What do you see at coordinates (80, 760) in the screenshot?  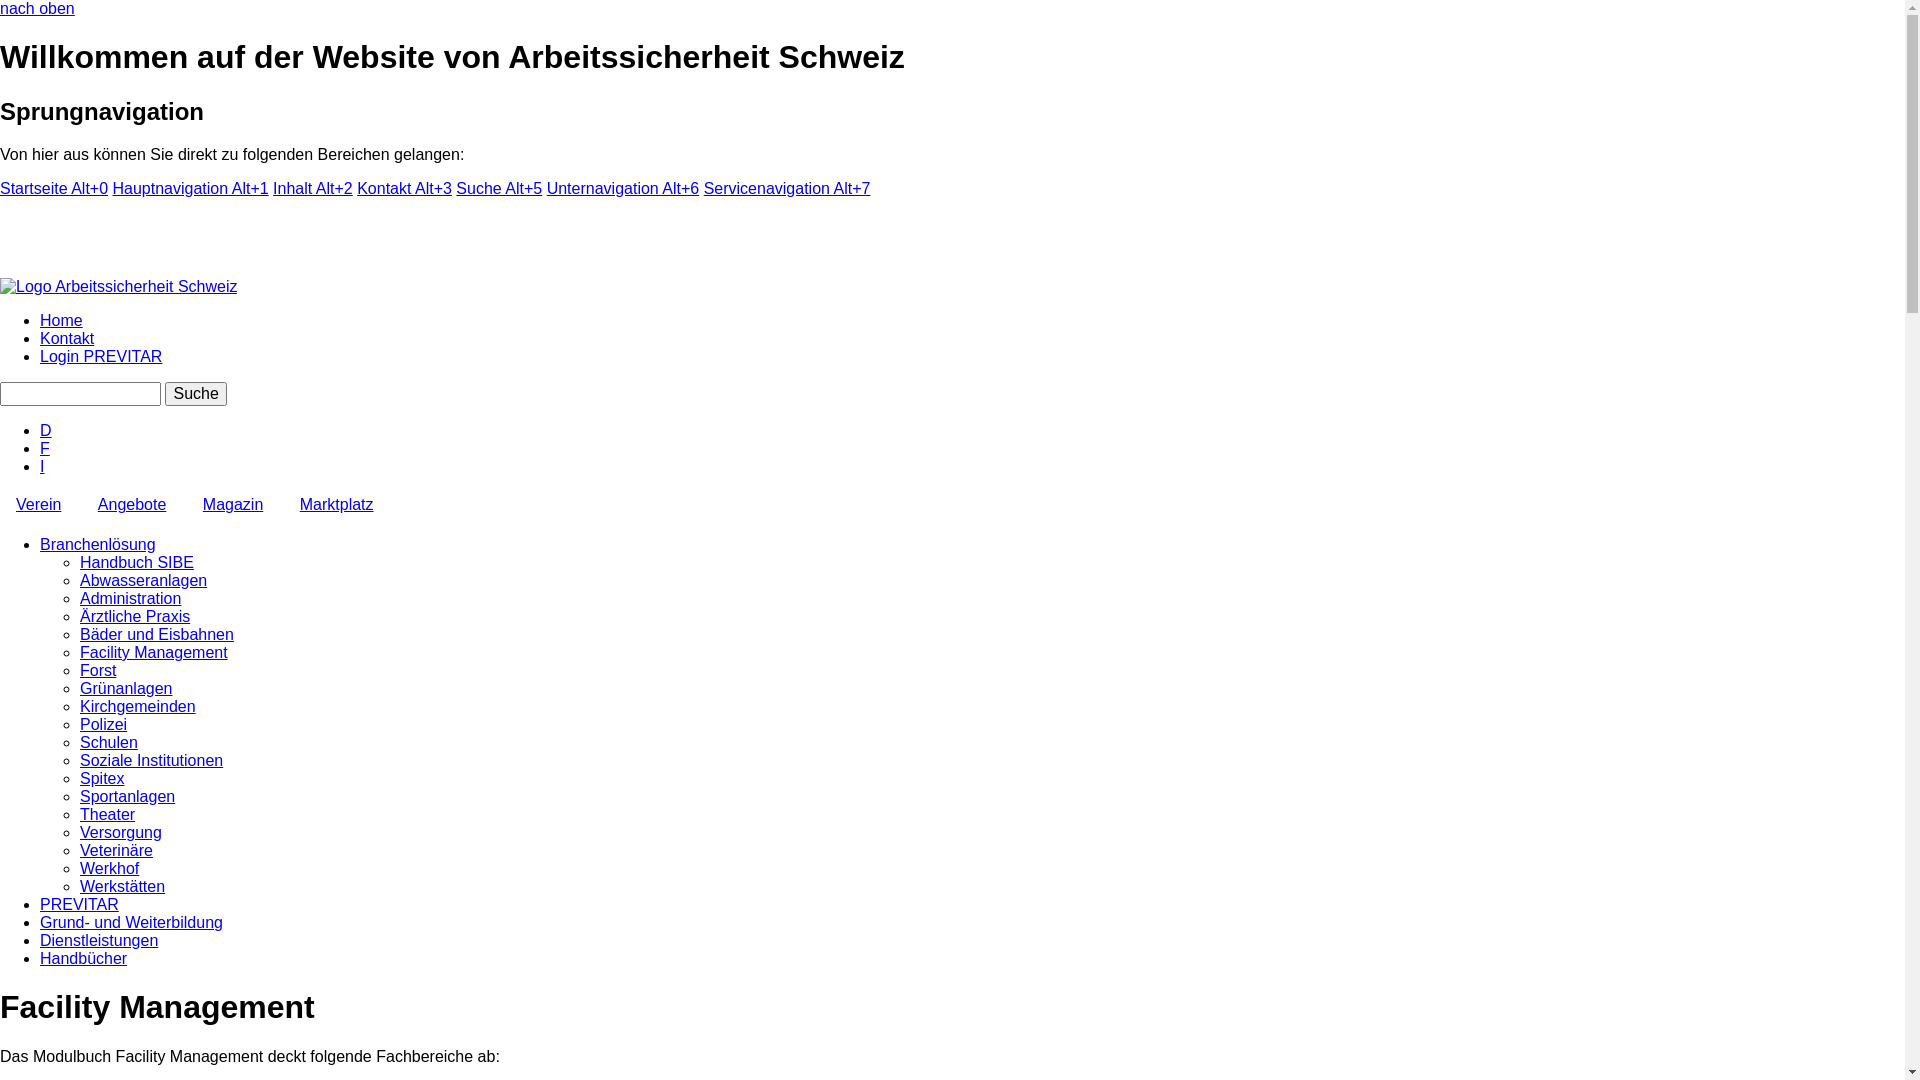 I see `'Soziale Institutionen'` at bounding box center [80, 760].